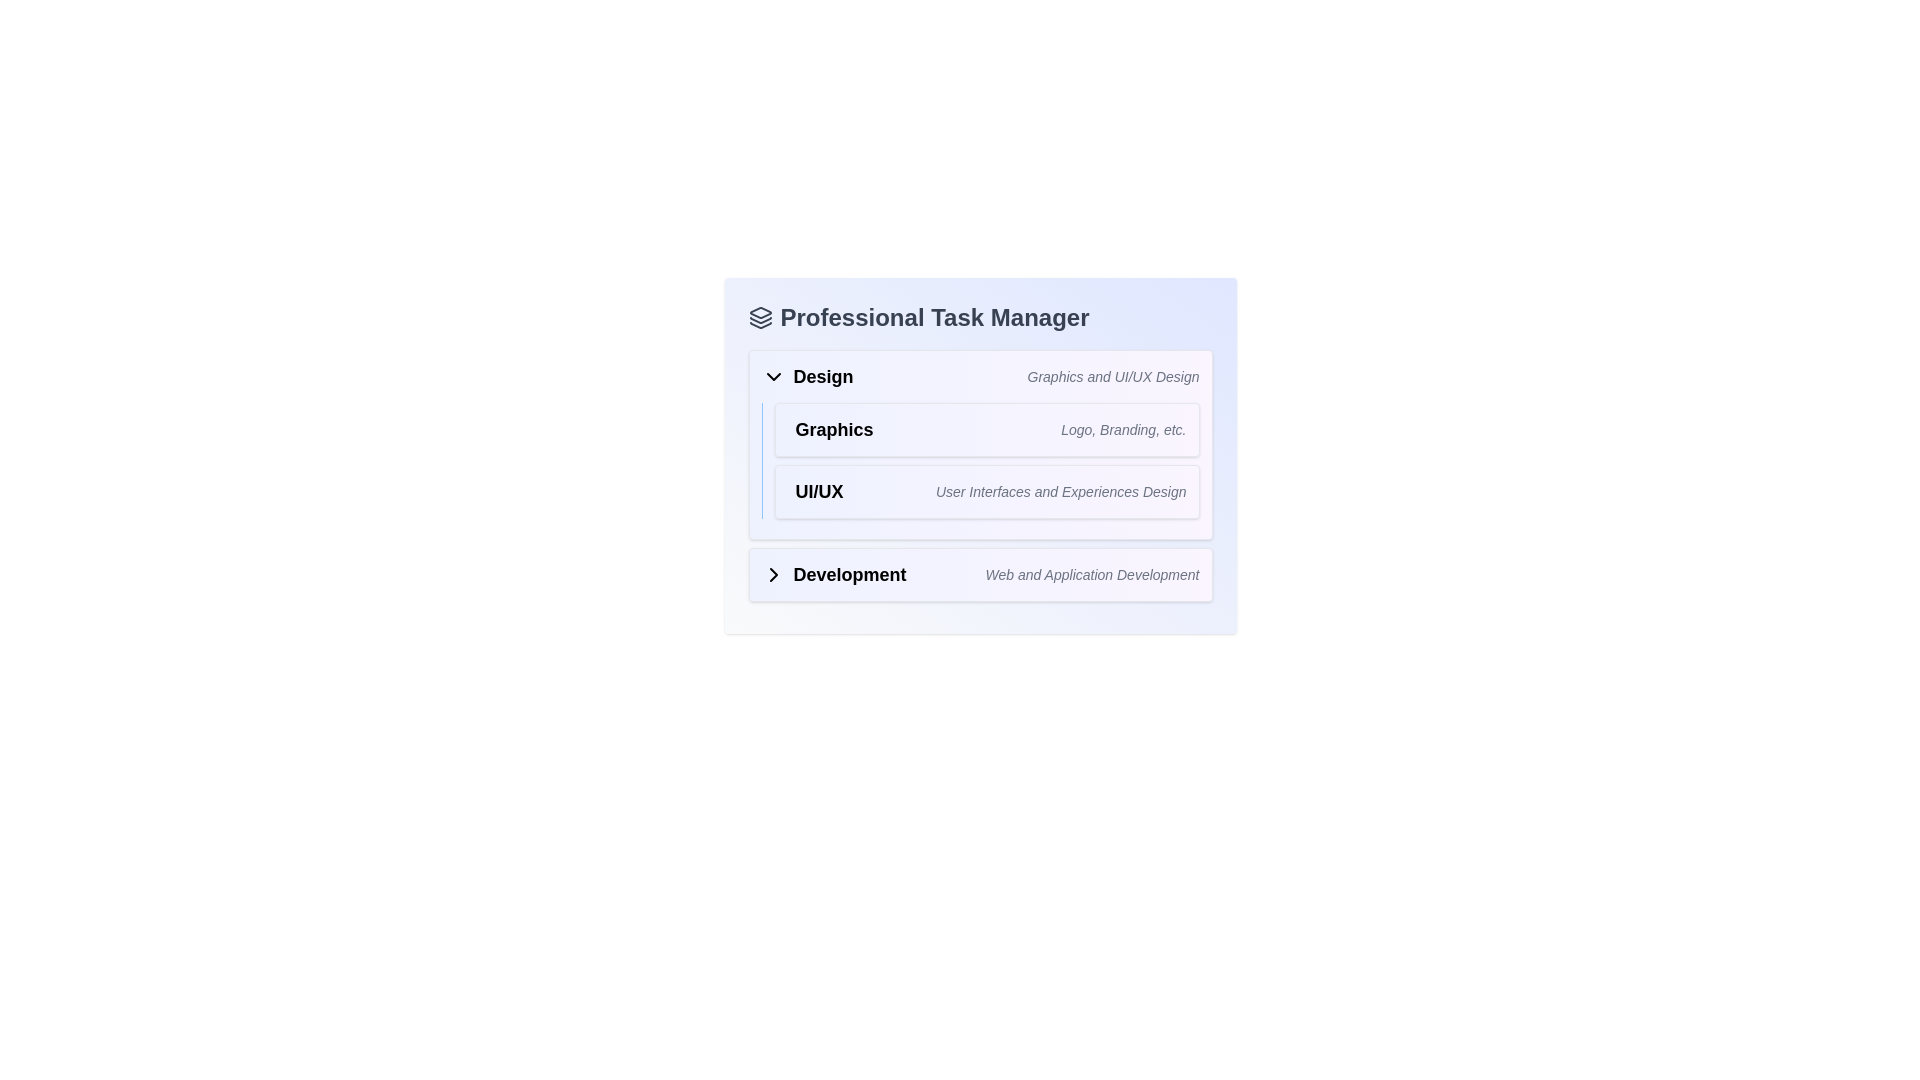  Describe the element at coordinates (807, 377) in the screenshot. I see `the dropdown indicator icon next to the 'Design' section header labeled 'Graphics and UI/UX Design' in the Professional Task Manager interface to expand or collapse related content` at that location.